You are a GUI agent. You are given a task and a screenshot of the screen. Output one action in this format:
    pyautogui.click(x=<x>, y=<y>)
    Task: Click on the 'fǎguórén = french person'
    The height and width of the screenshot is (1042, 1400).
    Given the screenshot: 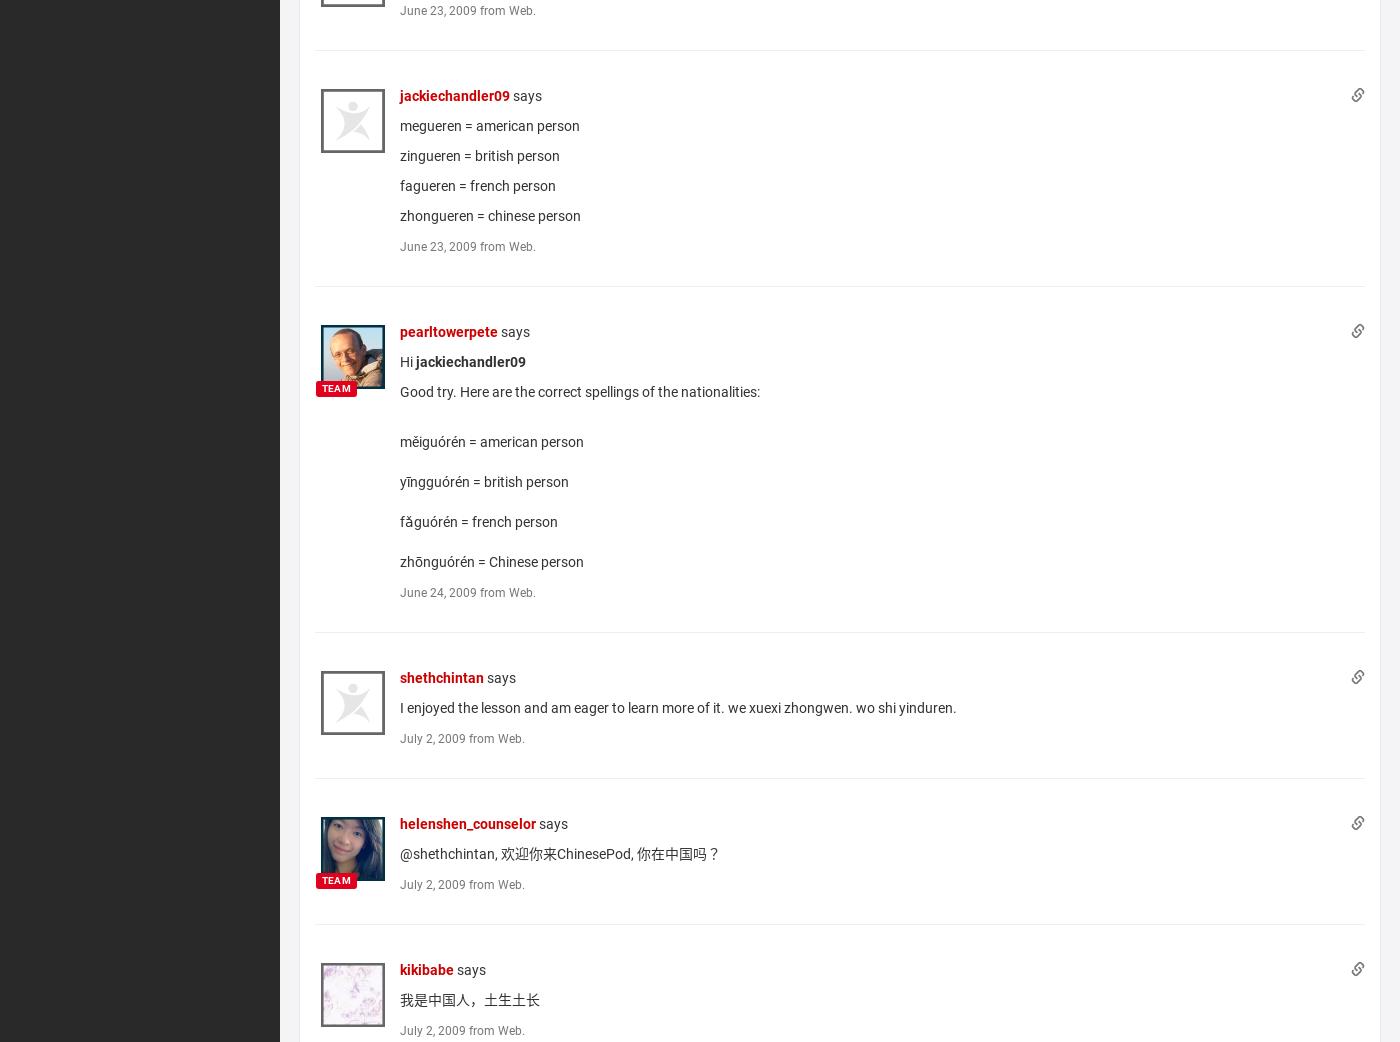 What is the action you would take?
    pyautogui.click(x=398, y=521)
    